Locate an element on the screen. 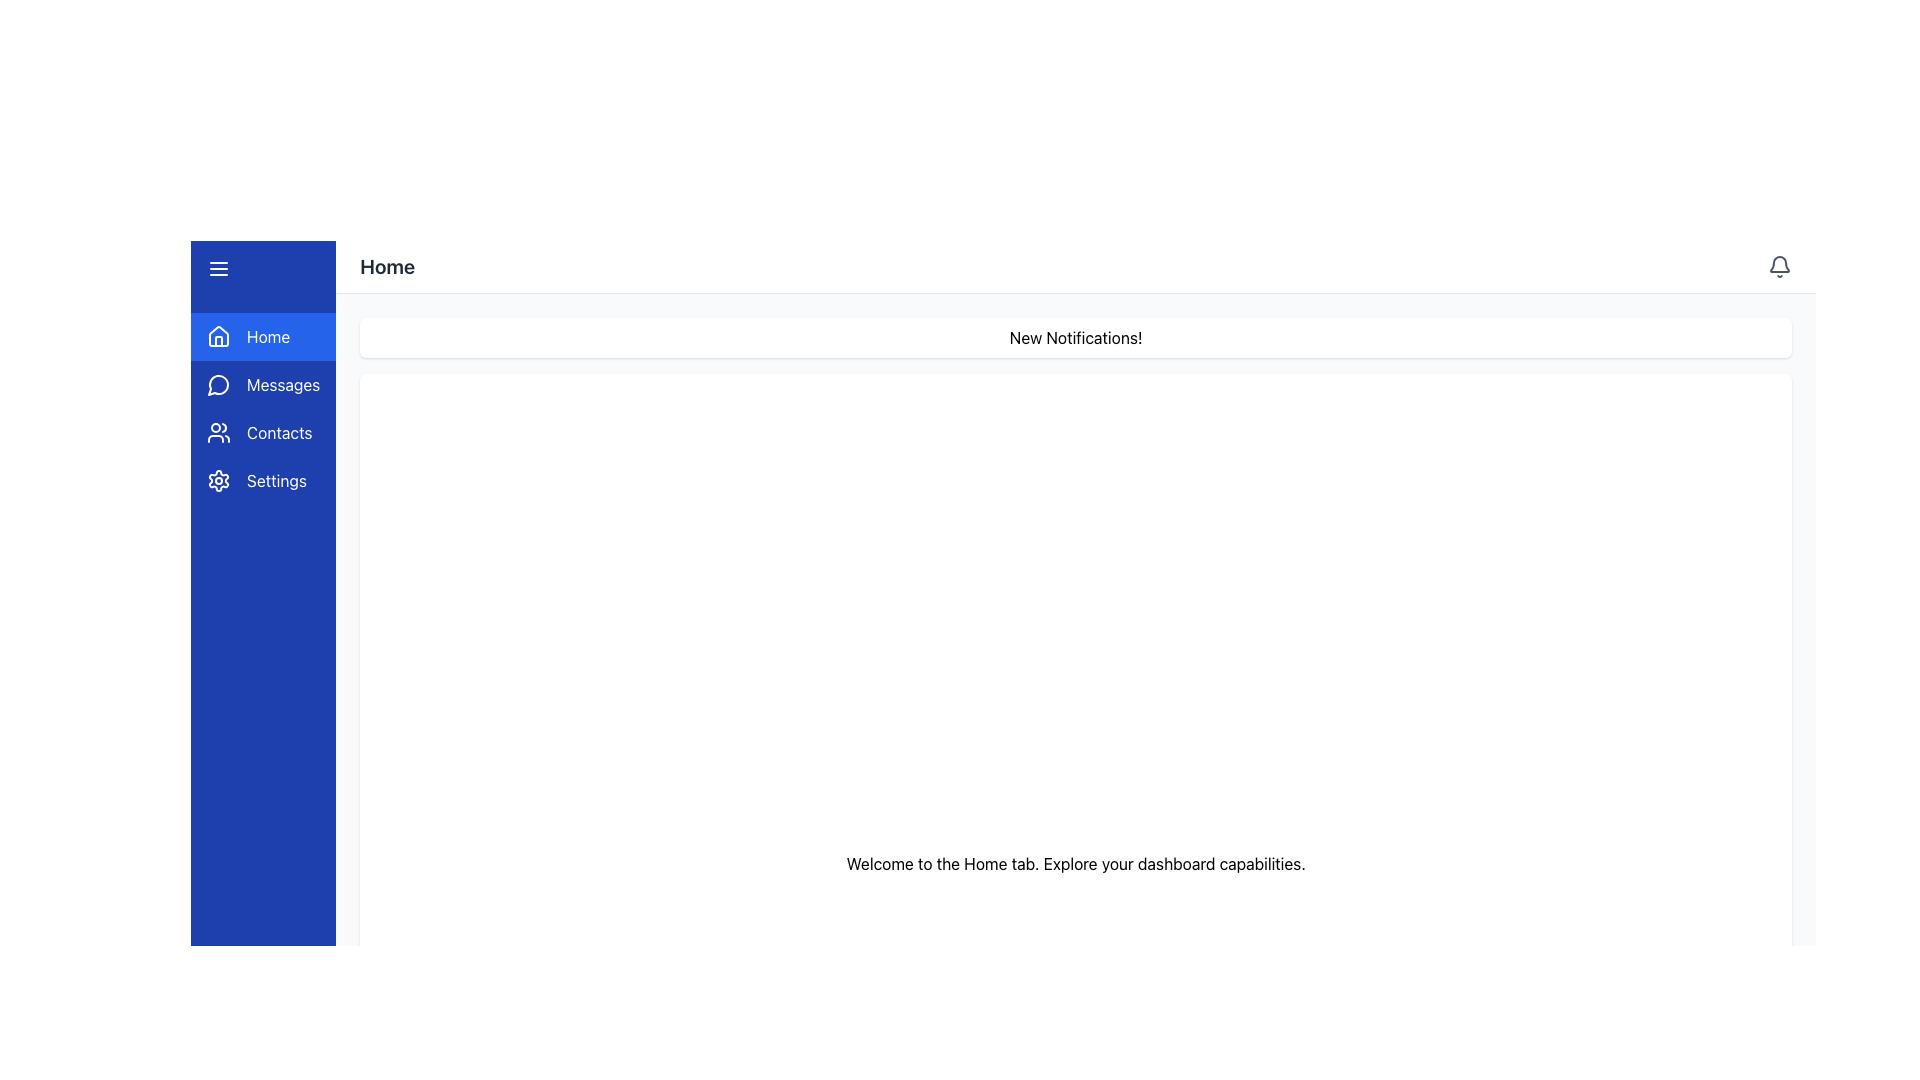 The image size is (1920, 1080). the Home navigation button located at the top of the vertical menu in the sidebar is located at coordinates (262, 335).